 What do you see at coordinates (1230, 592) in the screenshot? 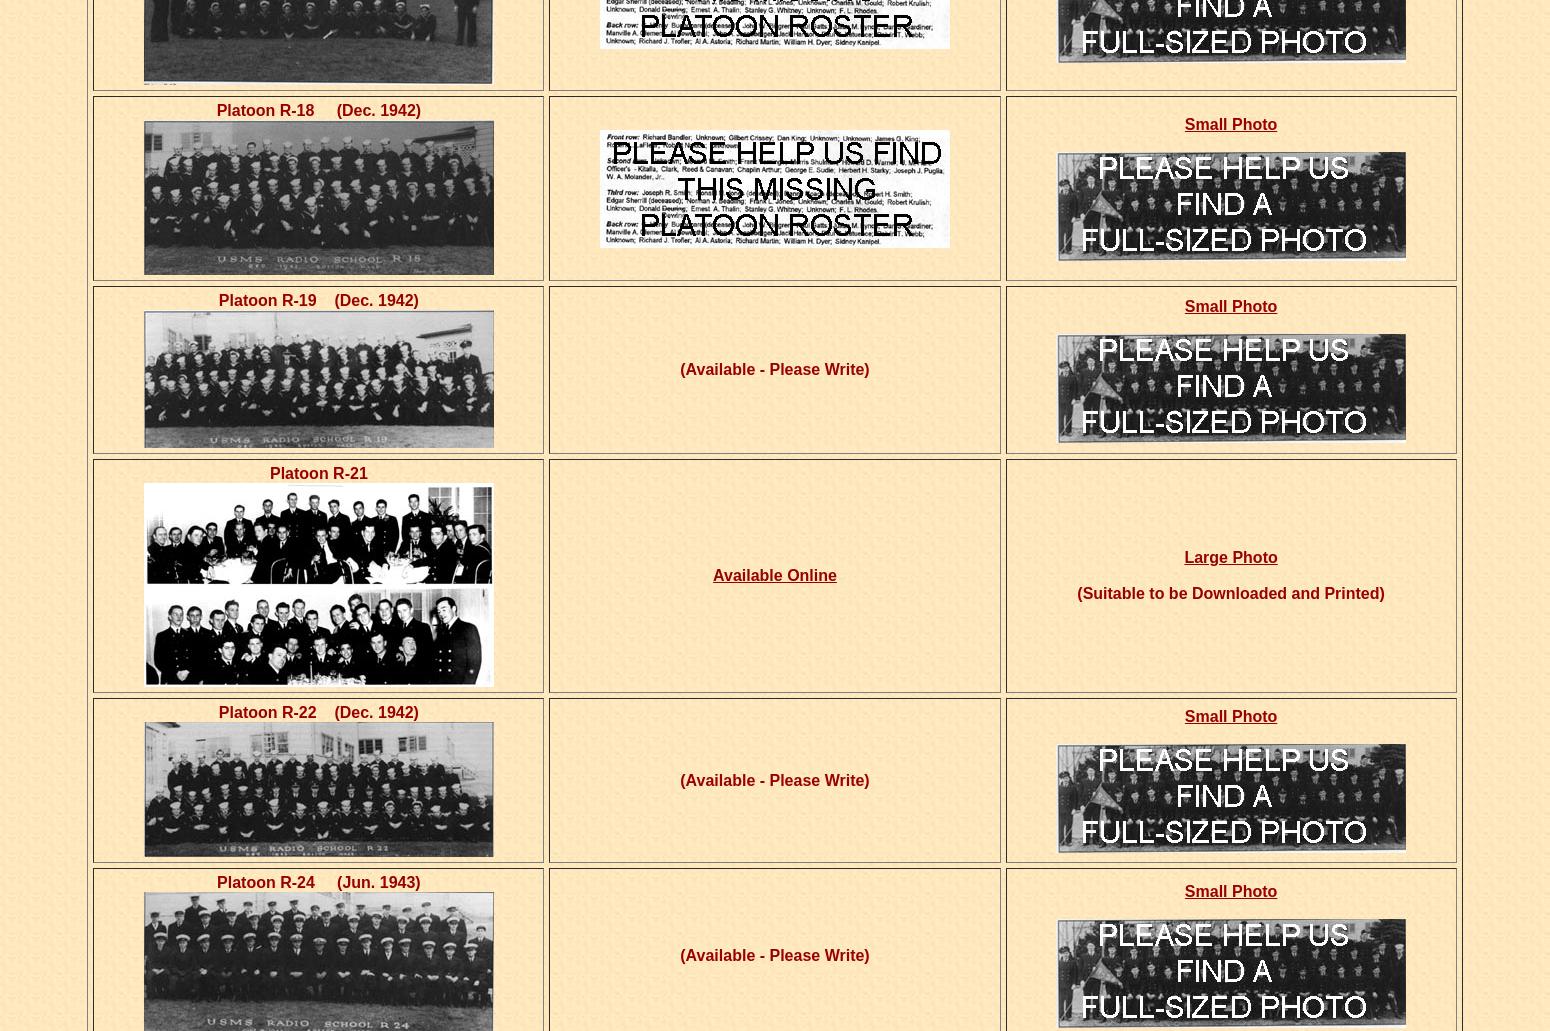
I see `'(Suitable to be Downloaded and Printed)'` at bounding box center [1230, 592].